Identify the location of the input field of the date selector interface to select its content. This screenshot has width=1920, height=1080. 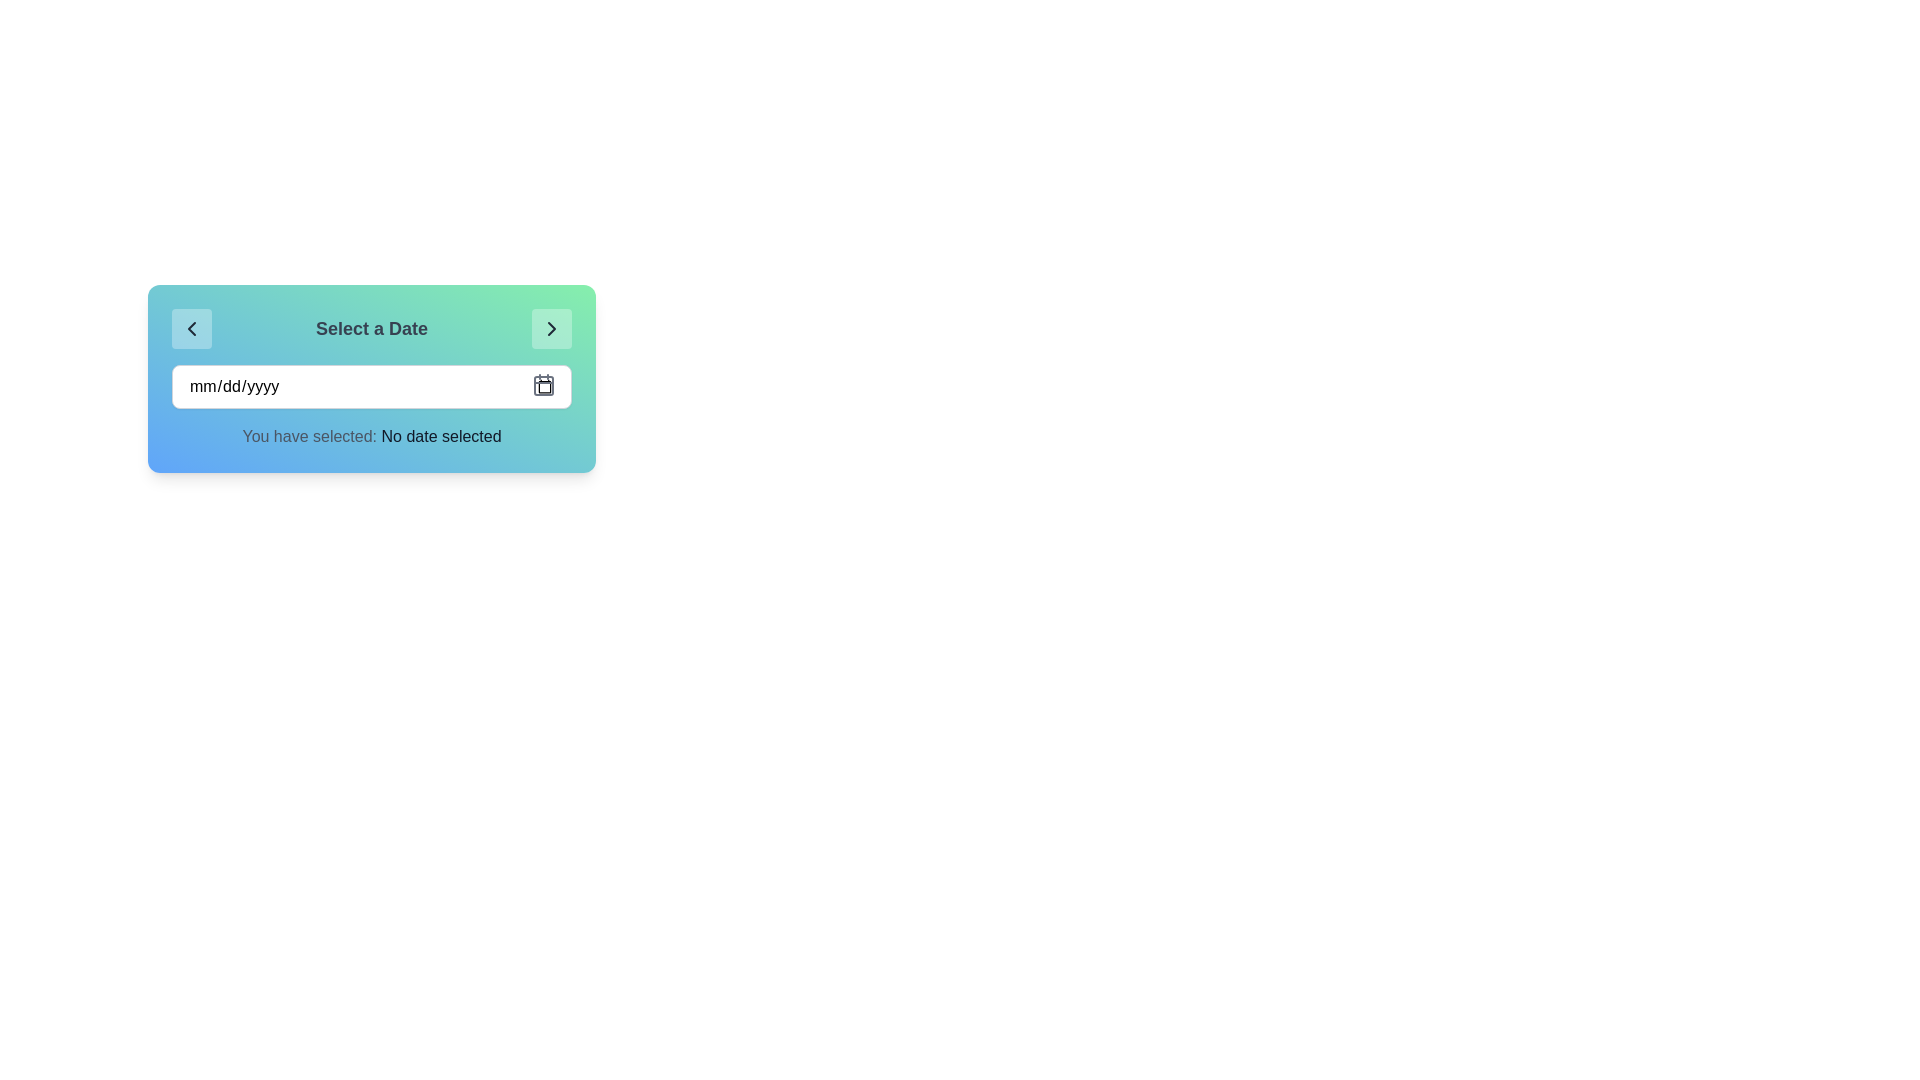
(372, 378).